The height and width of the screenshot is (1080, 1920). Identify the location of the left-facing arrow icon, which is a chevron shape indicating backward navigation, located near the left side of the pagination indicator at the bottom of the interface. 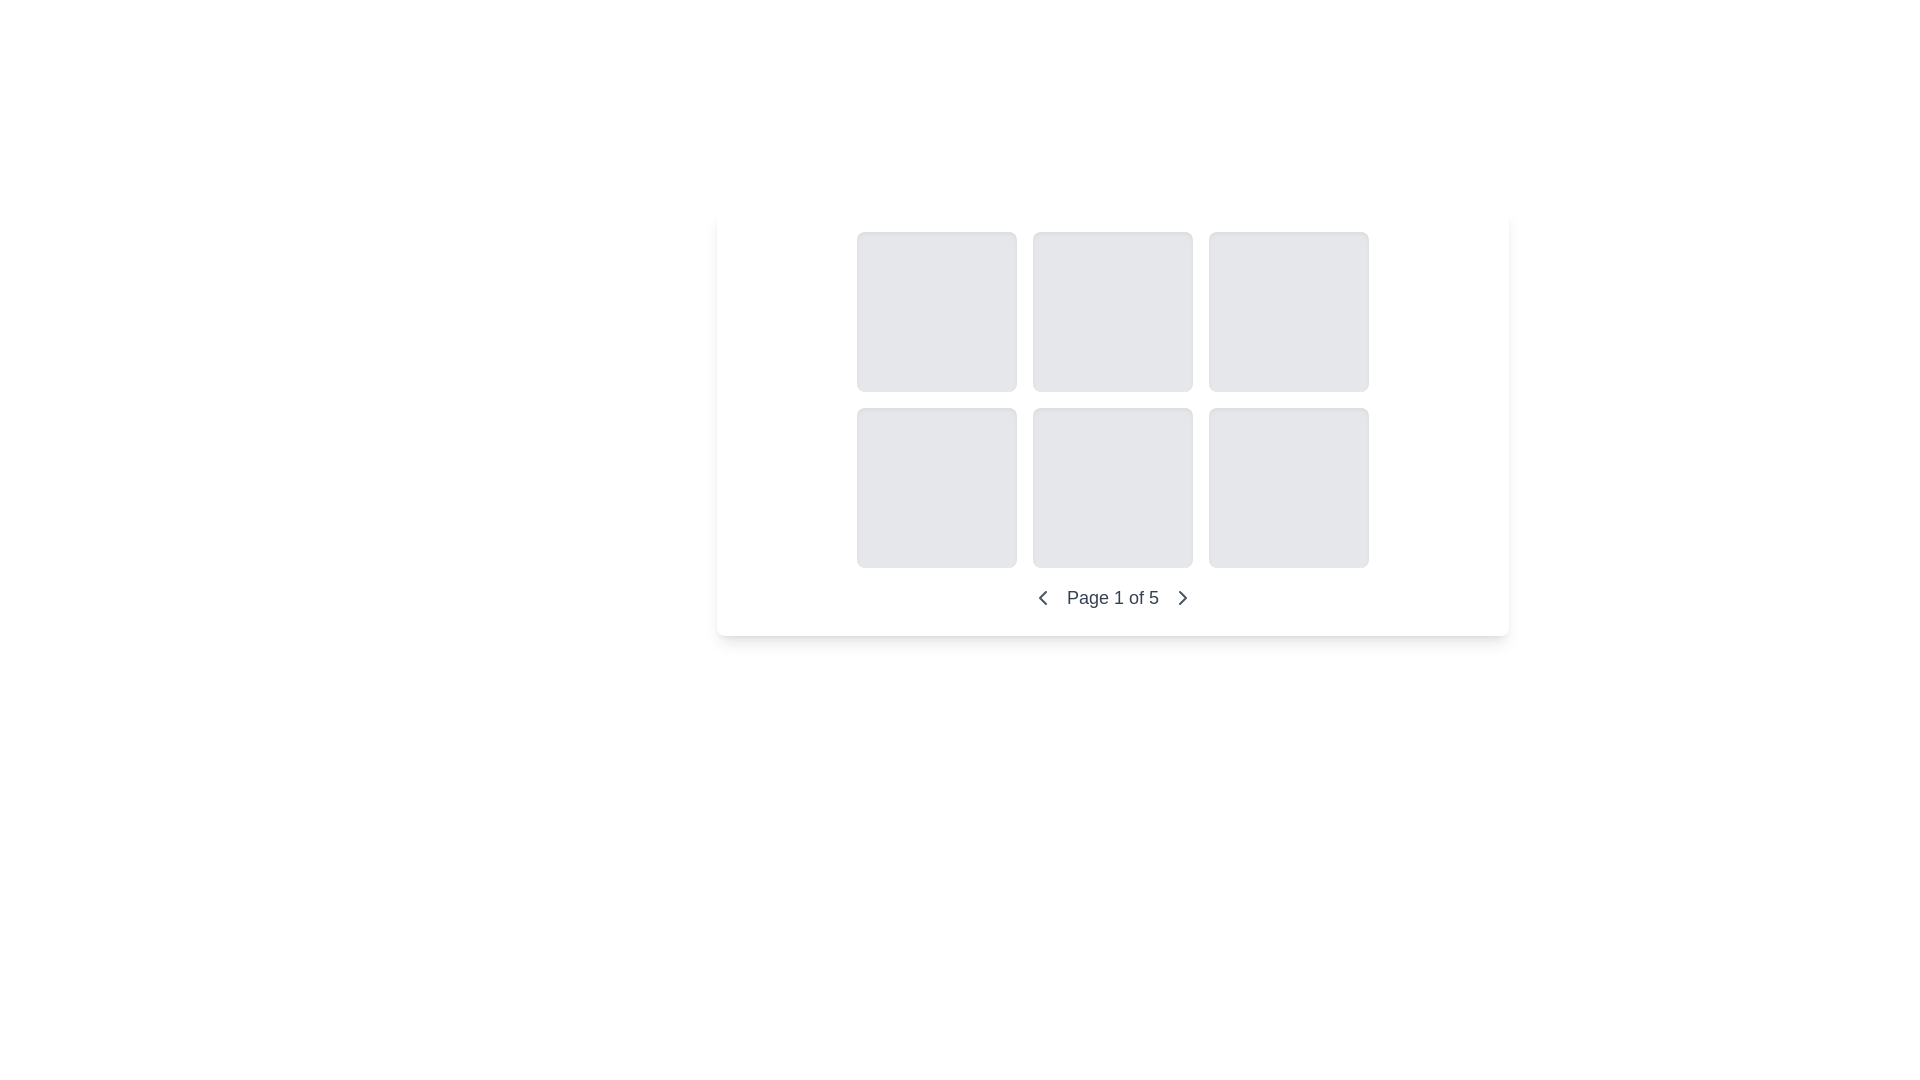
(1041, 596).